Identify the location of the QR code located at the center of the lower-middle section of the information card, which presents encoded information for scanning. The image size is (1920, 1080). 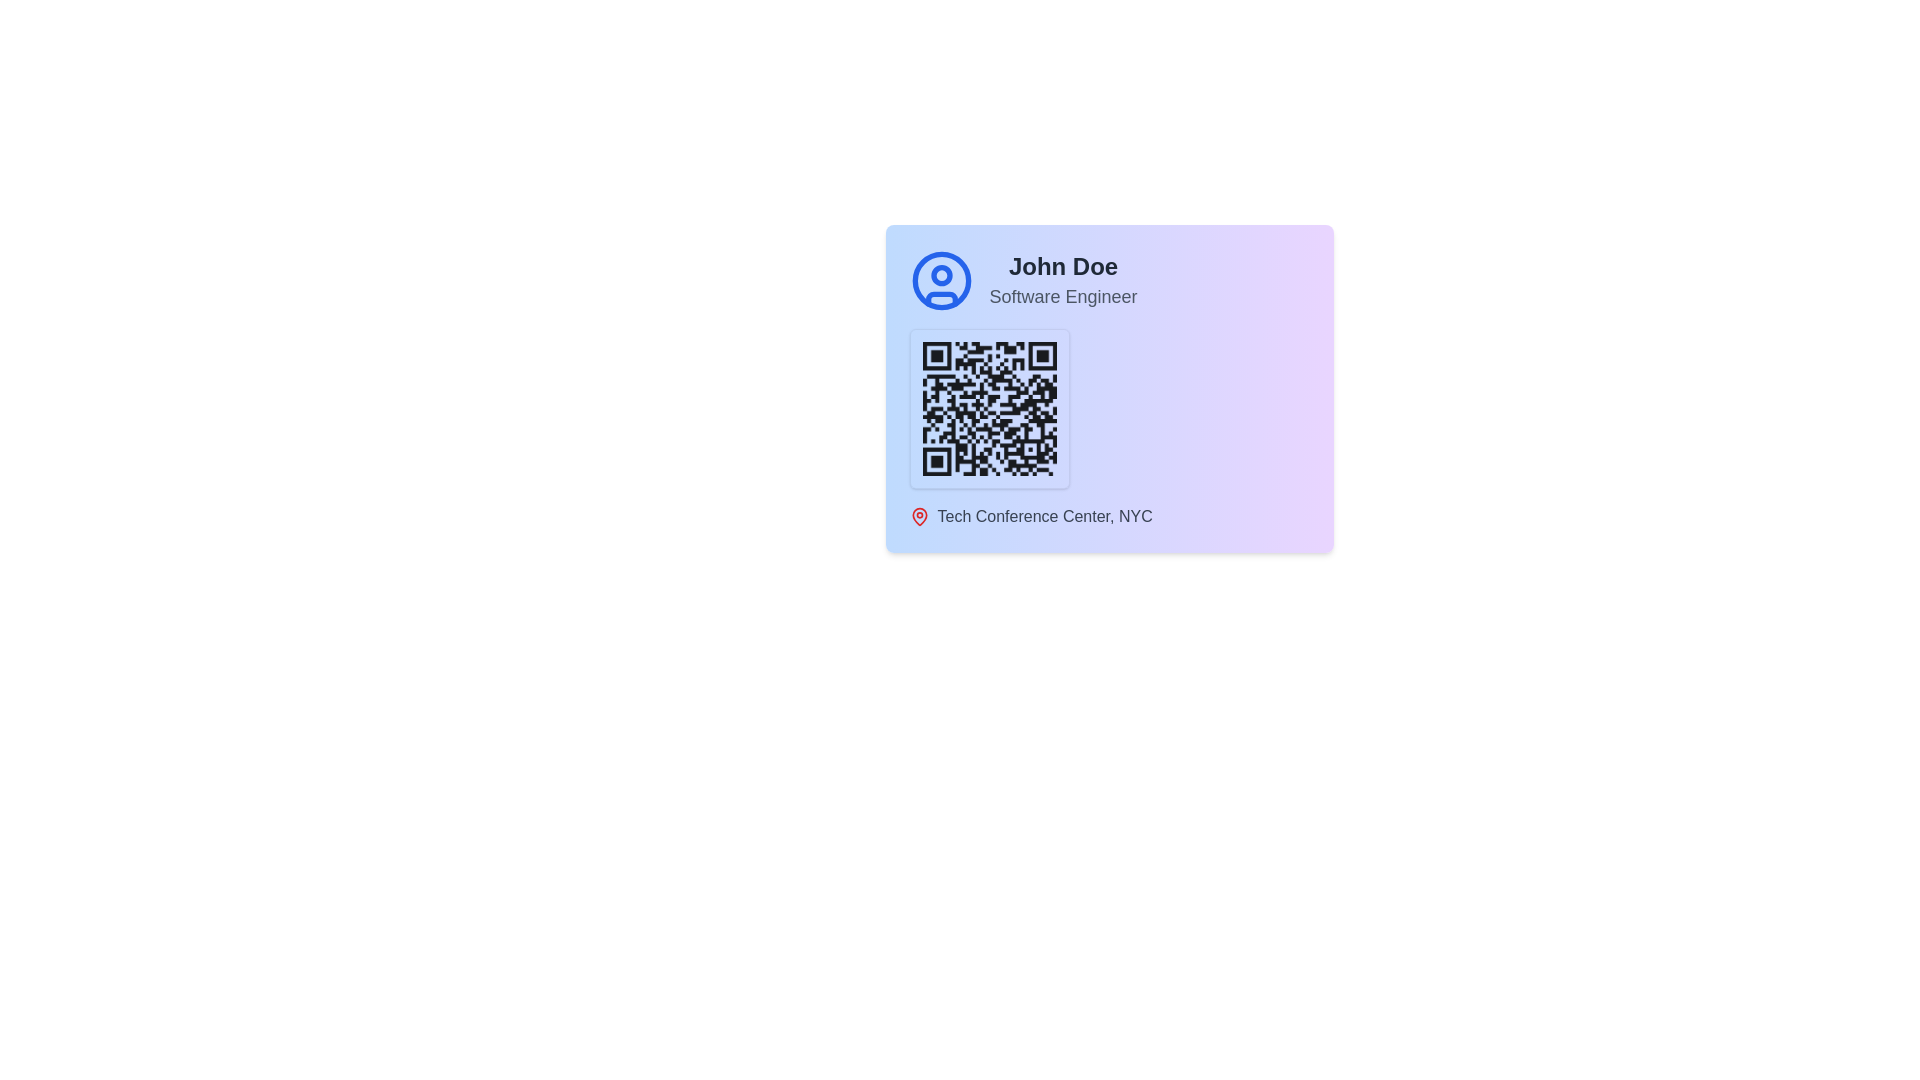
(989, 407).